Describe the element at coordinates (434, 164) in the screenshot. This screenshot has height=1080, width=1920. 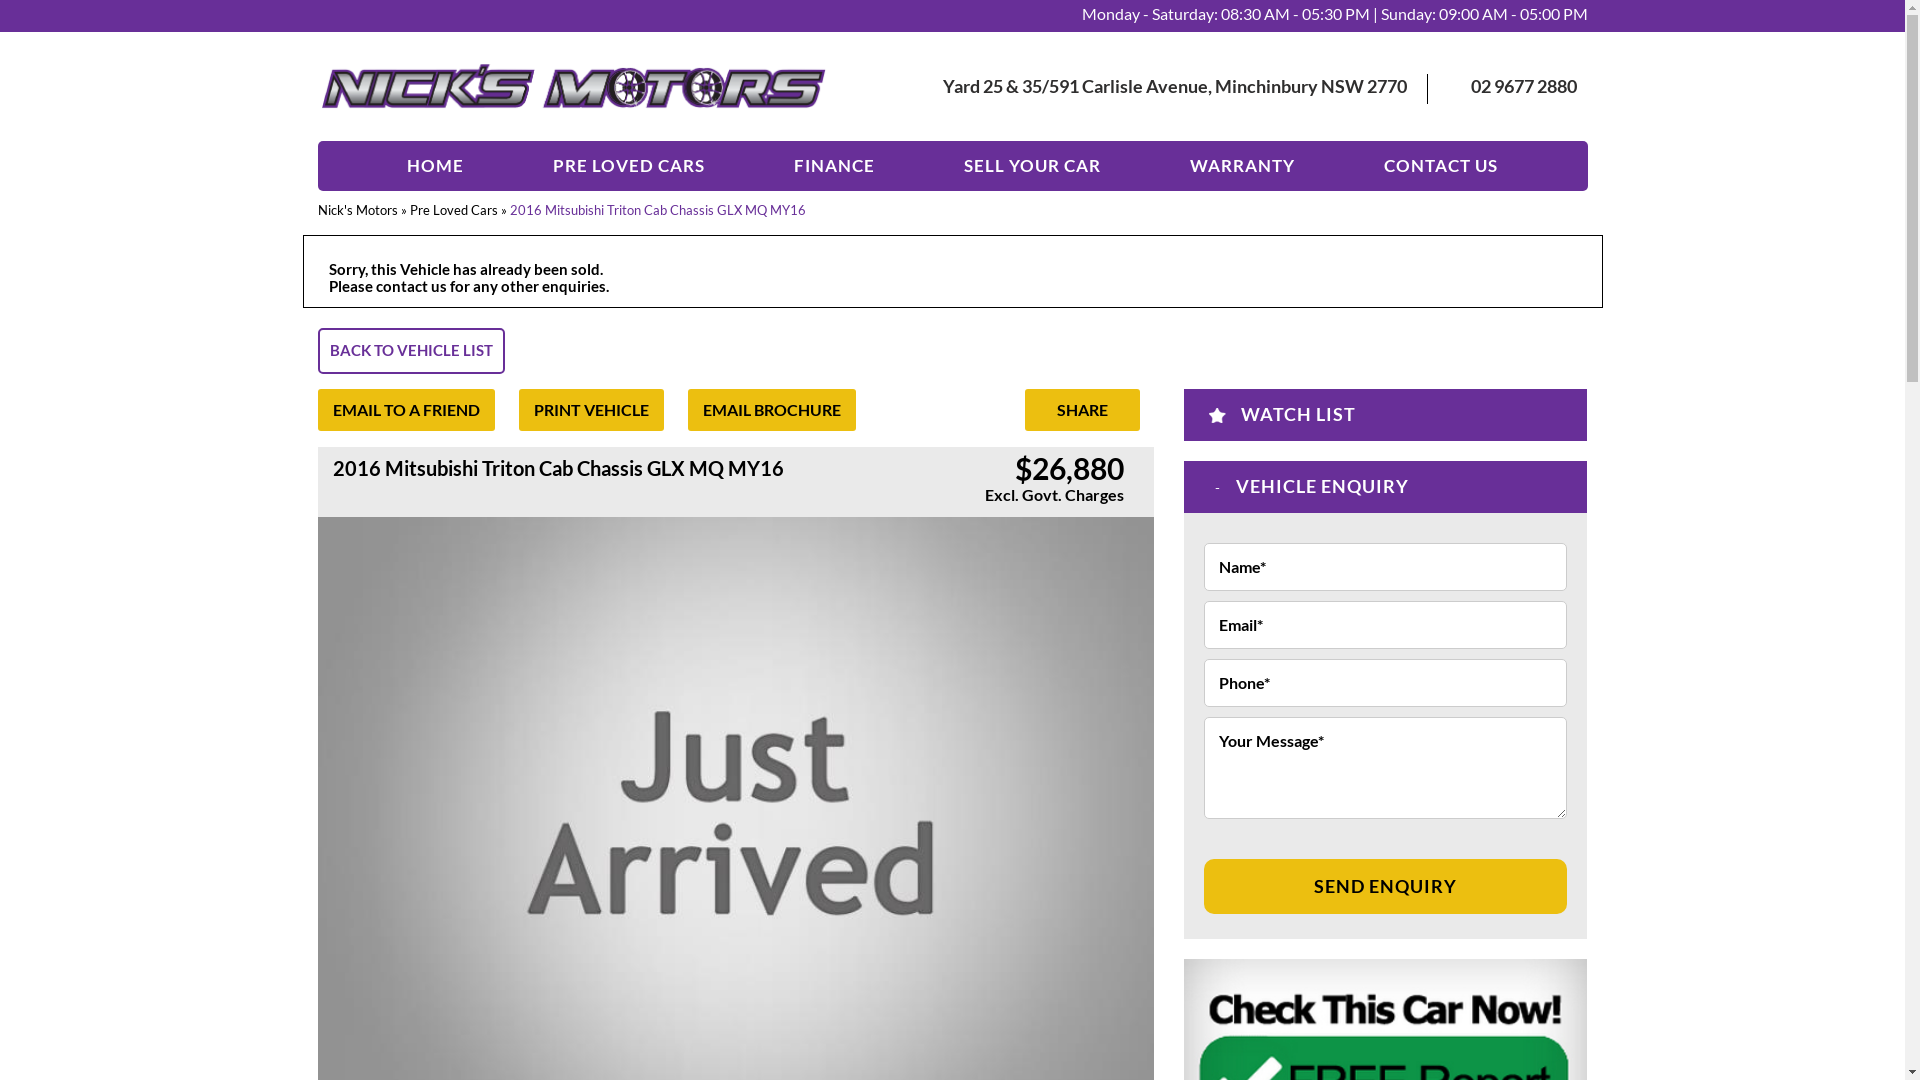
I see `'HOME'` at that location.